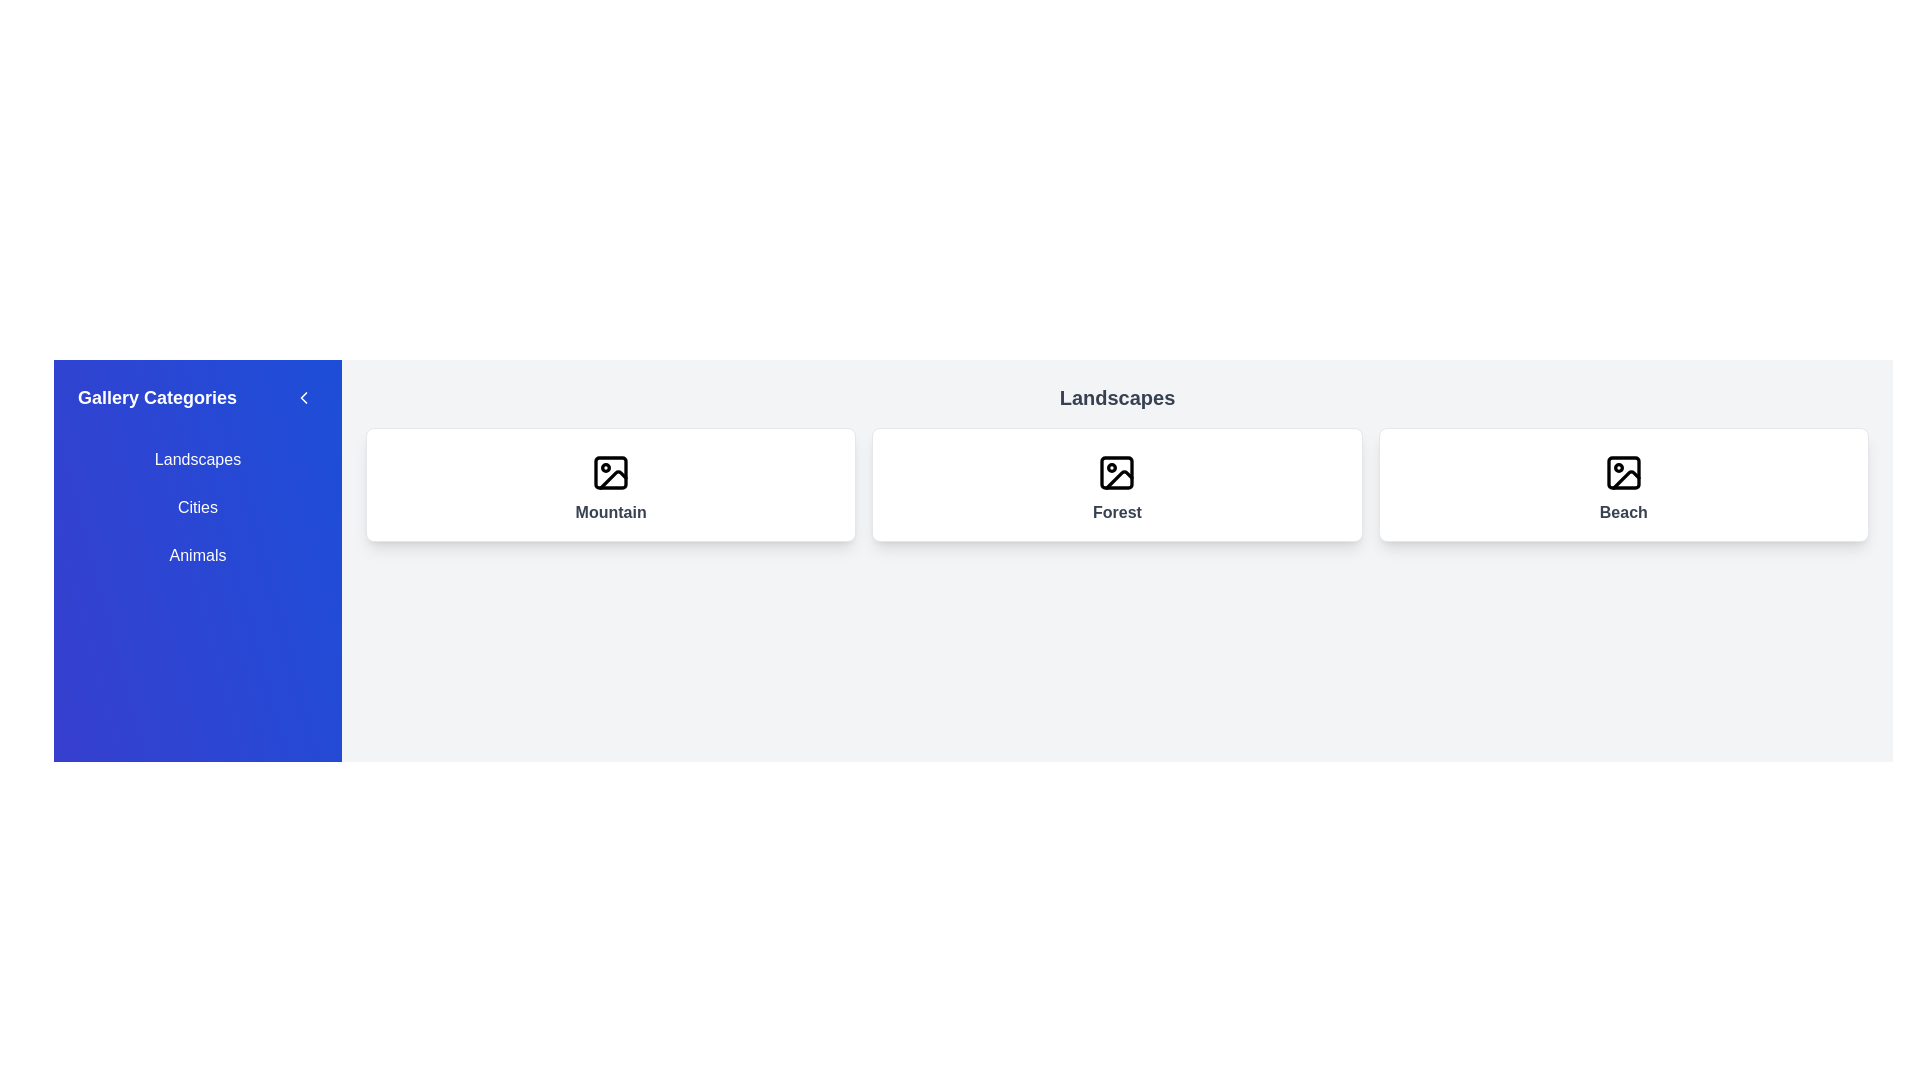  Describe the element at coordinates (1623, 473) in the screenshot. I see `the image icon representing a photograph, which is styled in a black line format and is centered within the 'Beach' card, the third card in the Landscapes category` at that location.